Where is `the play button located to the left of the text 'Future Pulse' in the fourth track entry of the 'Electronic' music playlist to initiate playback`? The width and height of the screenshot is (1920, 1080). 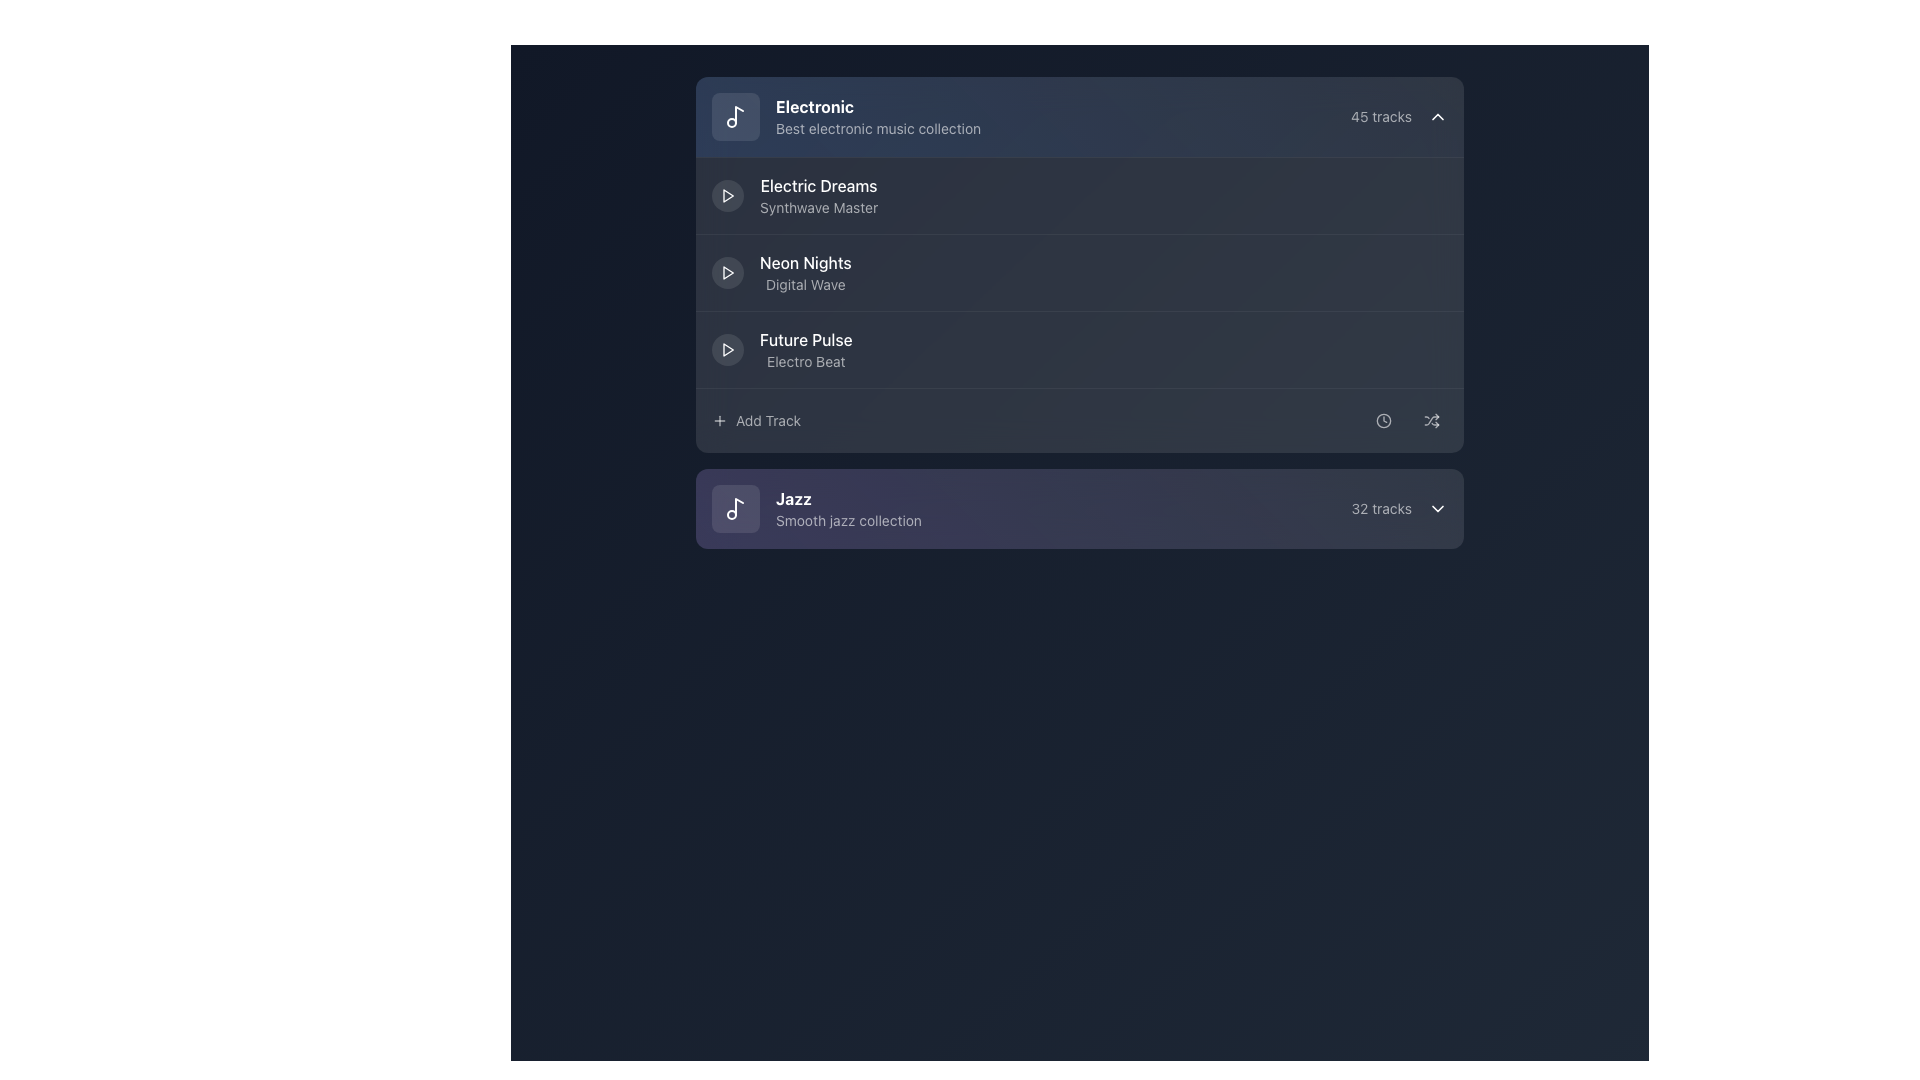
the play button located to the left of the text 'Future Pulse' in the fourth track entry of the 'Electronic' music playlist to initiate playback is located at coordinates (727, 349).